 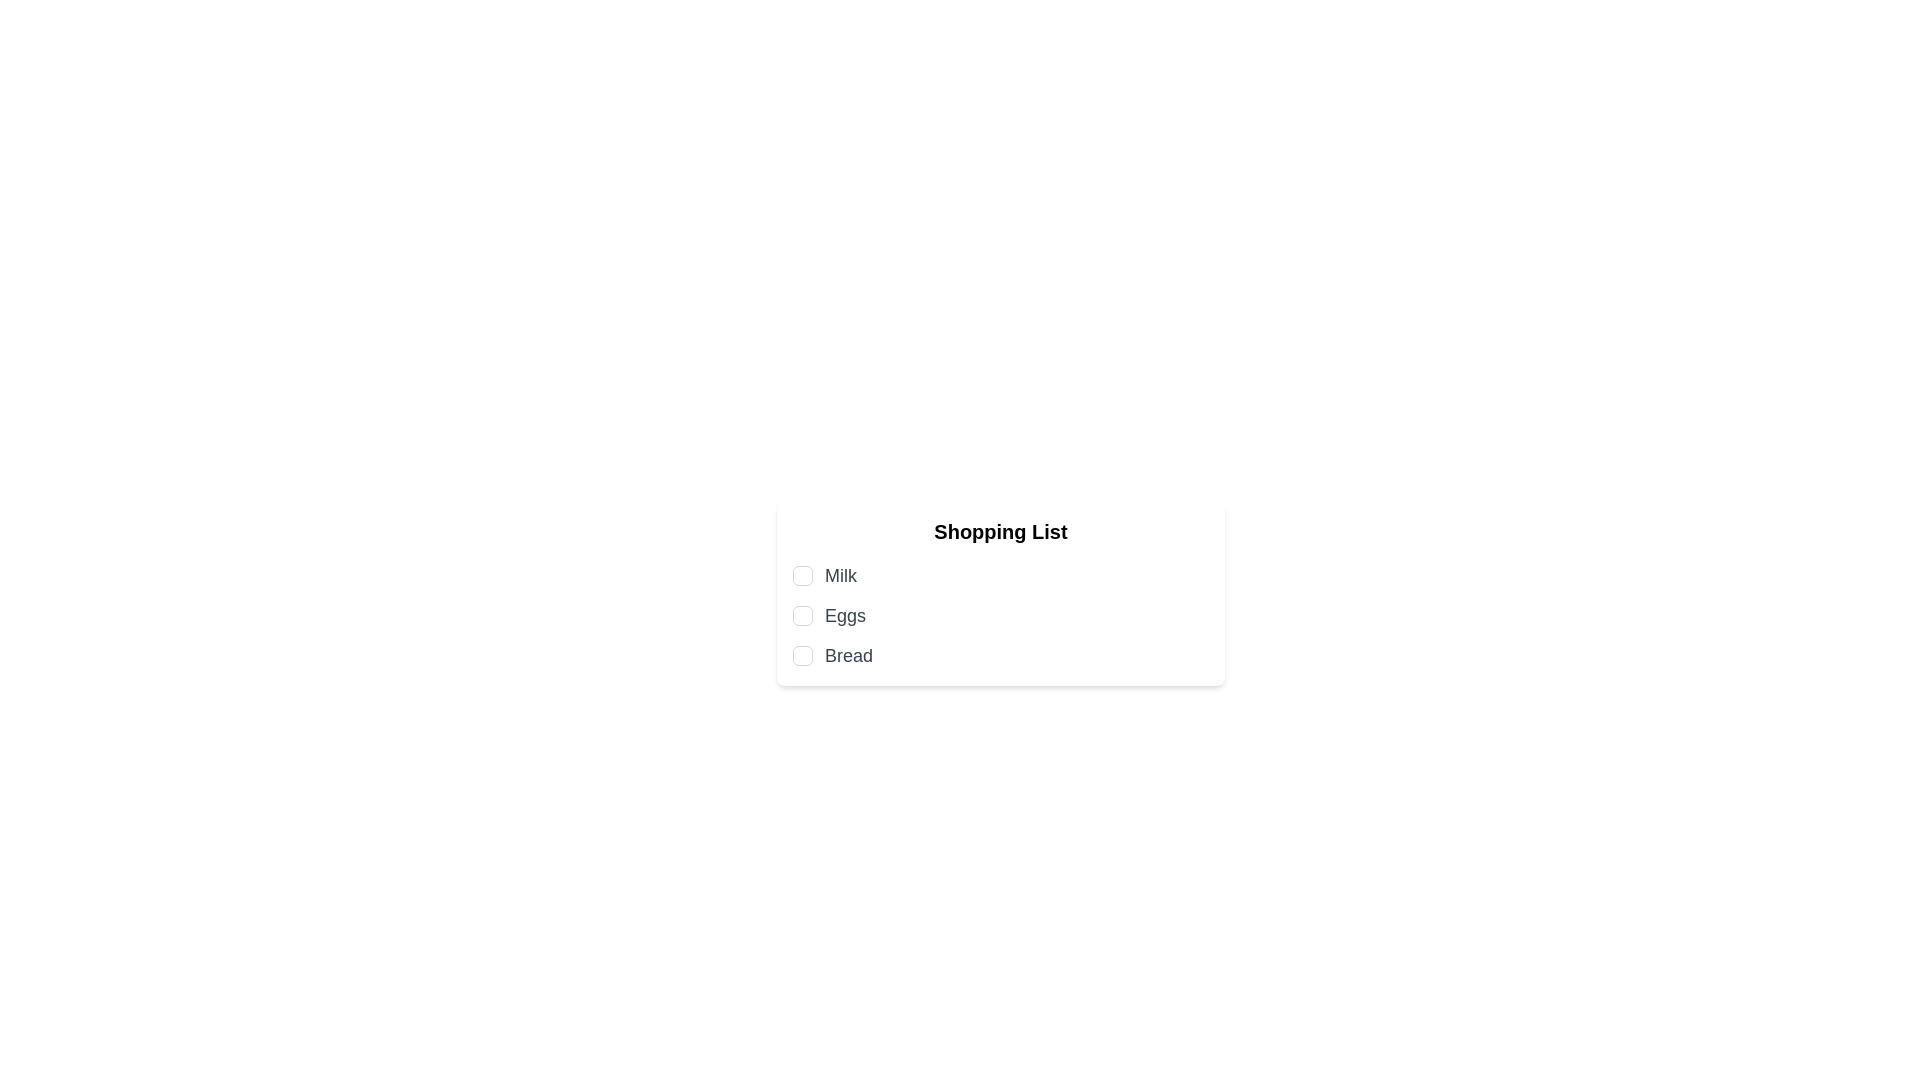 What do you see at coordinates (802, 655) in the screenshot?
I see `the checkbox element associated with 'Bread'` at bounding box center [802, 655].